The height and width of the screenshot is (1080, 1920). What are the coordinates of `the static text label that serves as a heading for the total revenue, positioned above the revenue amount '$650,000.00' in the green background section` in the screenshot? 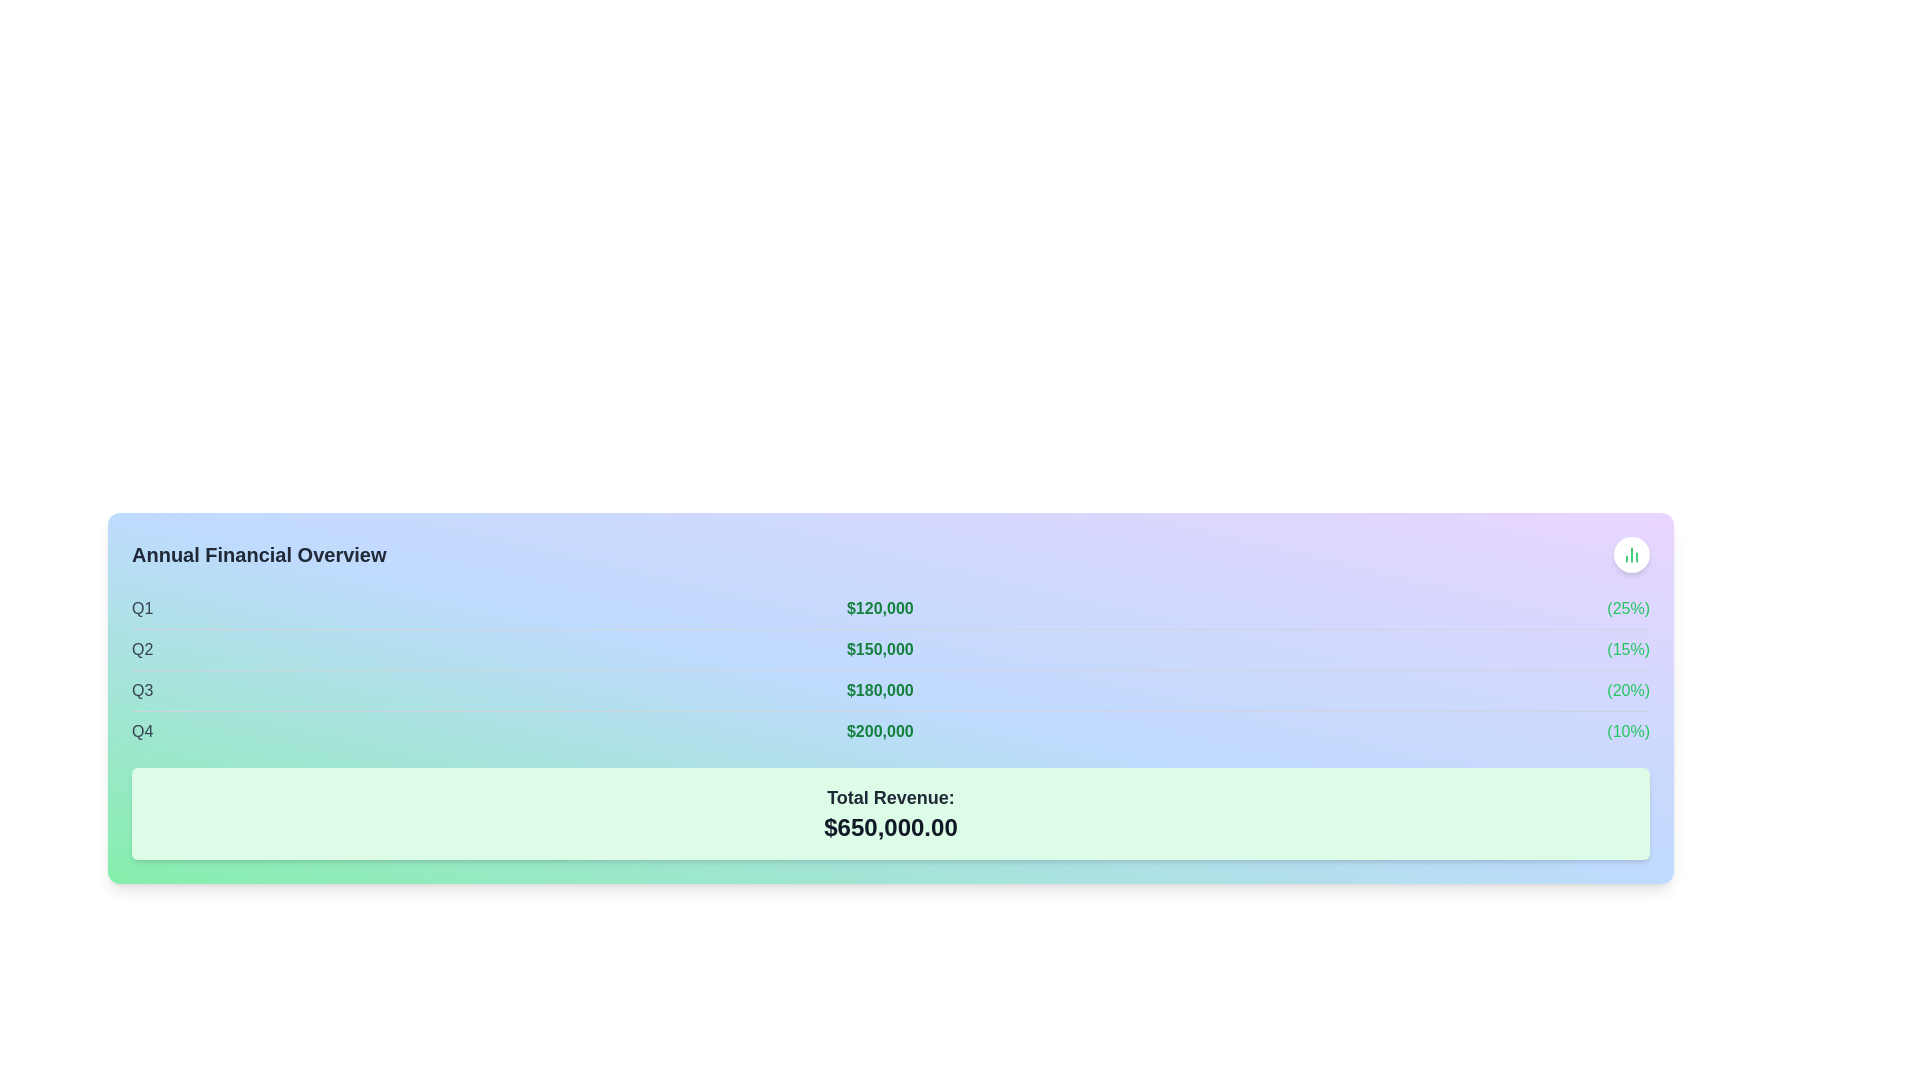 It's located at (890, 797).